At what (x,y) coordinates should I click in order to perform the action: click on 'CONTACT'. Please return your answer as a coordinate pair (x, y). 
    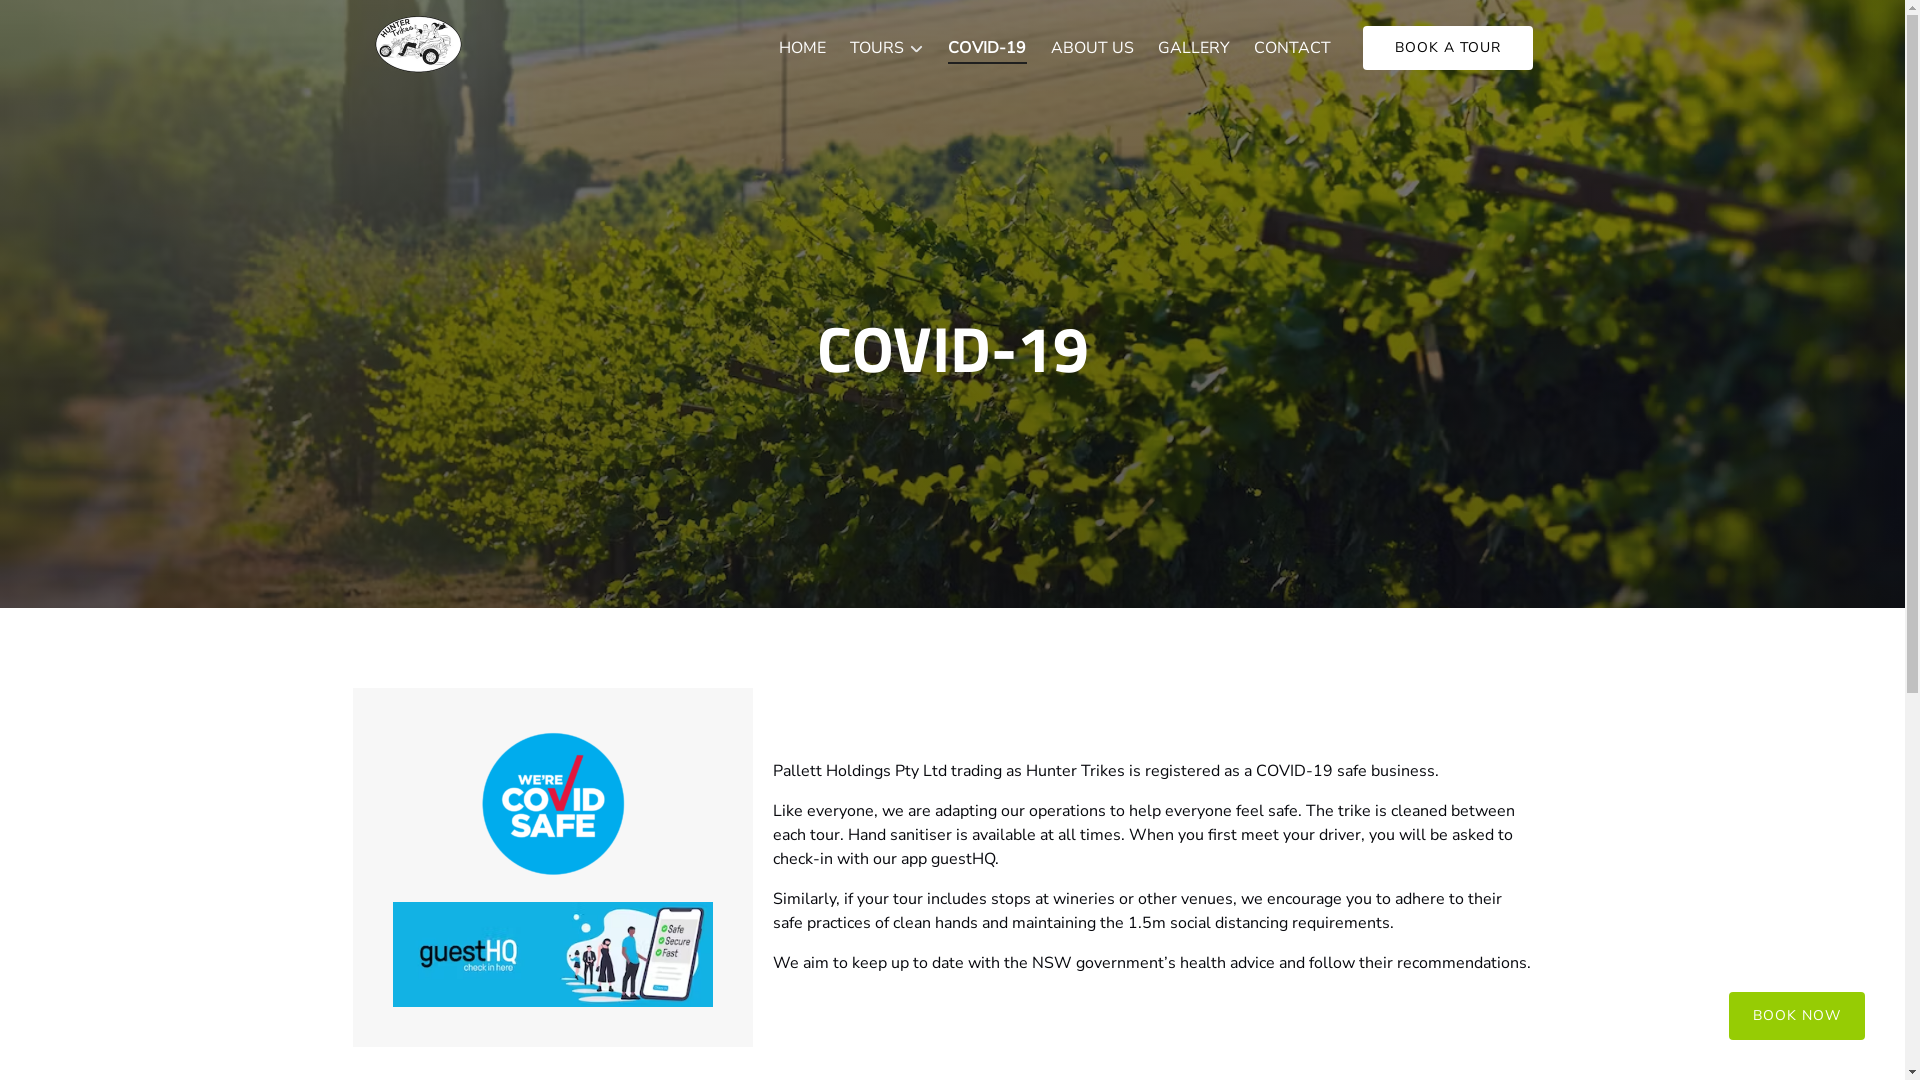
    Looking at the image, I should click on (1292, 46).